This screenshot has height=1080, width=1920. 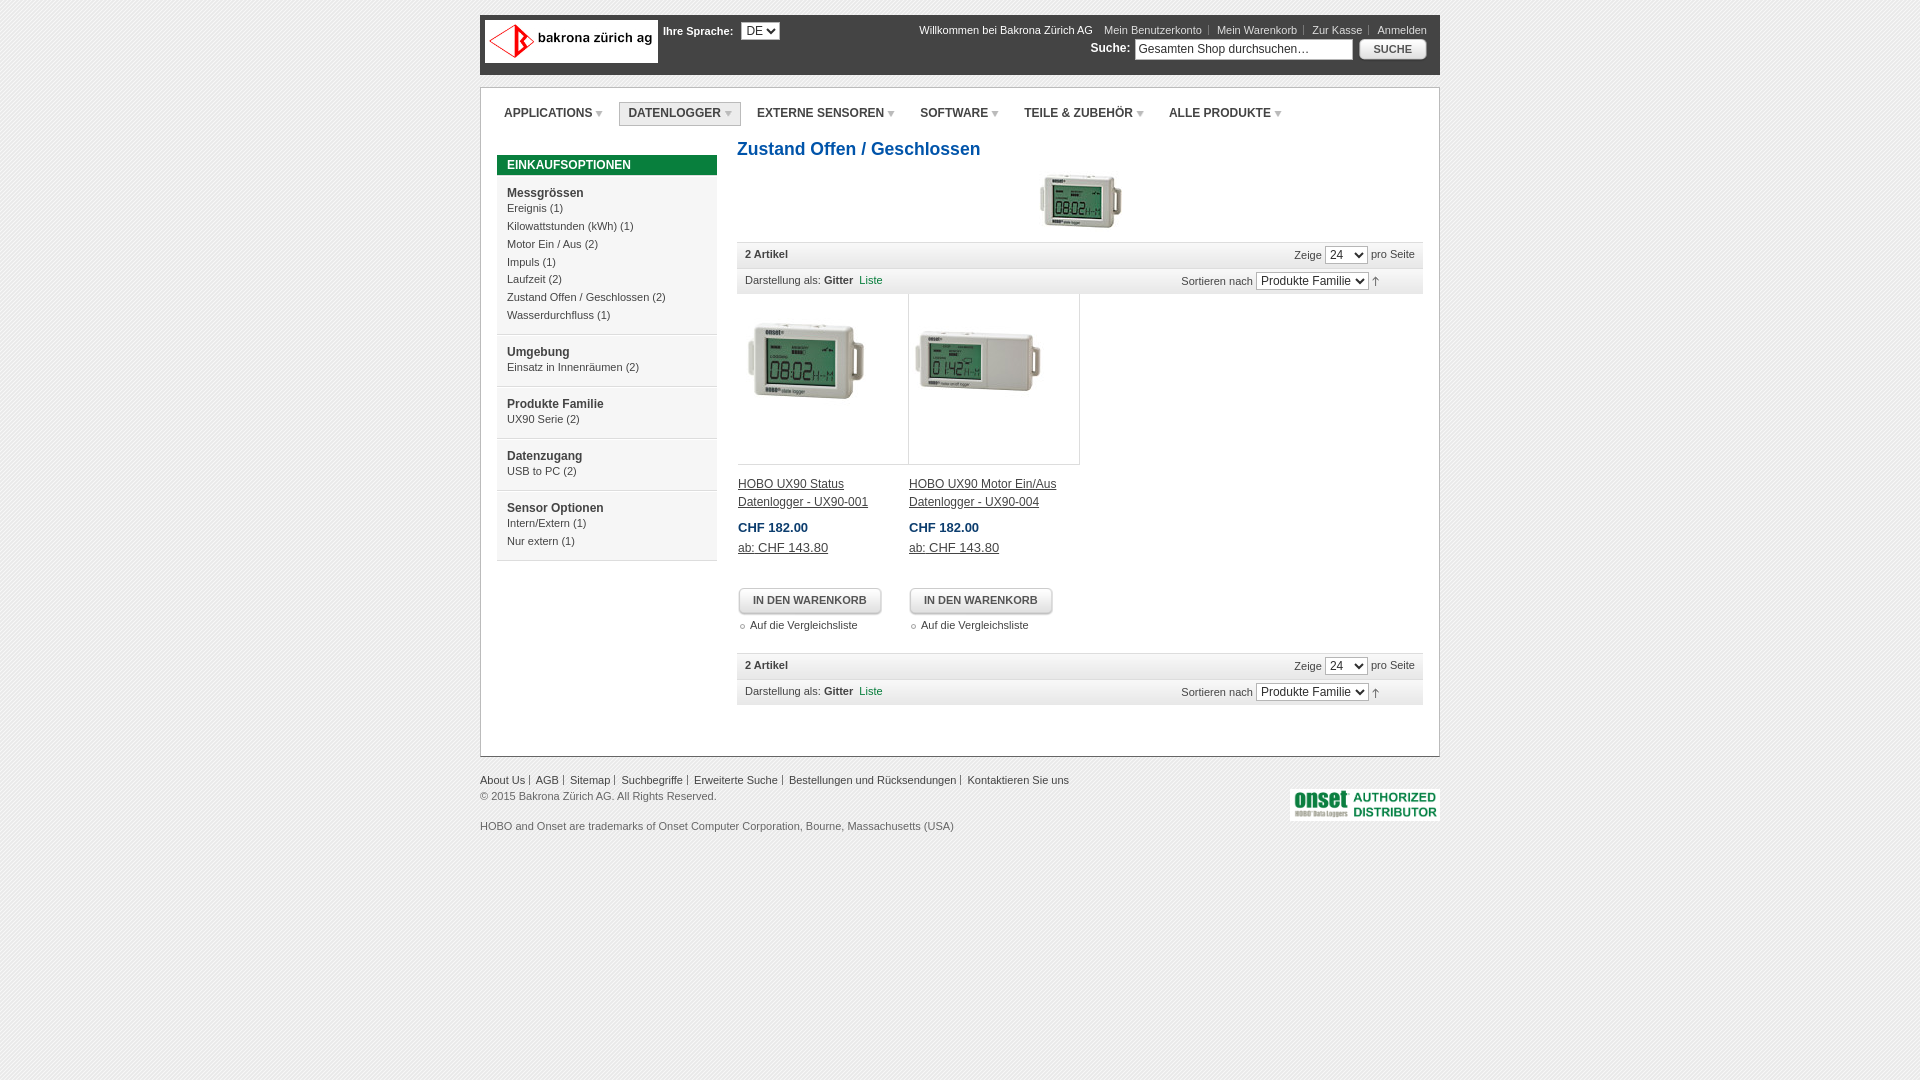 I want to click on 'About Us', so click(x=502, y=778).